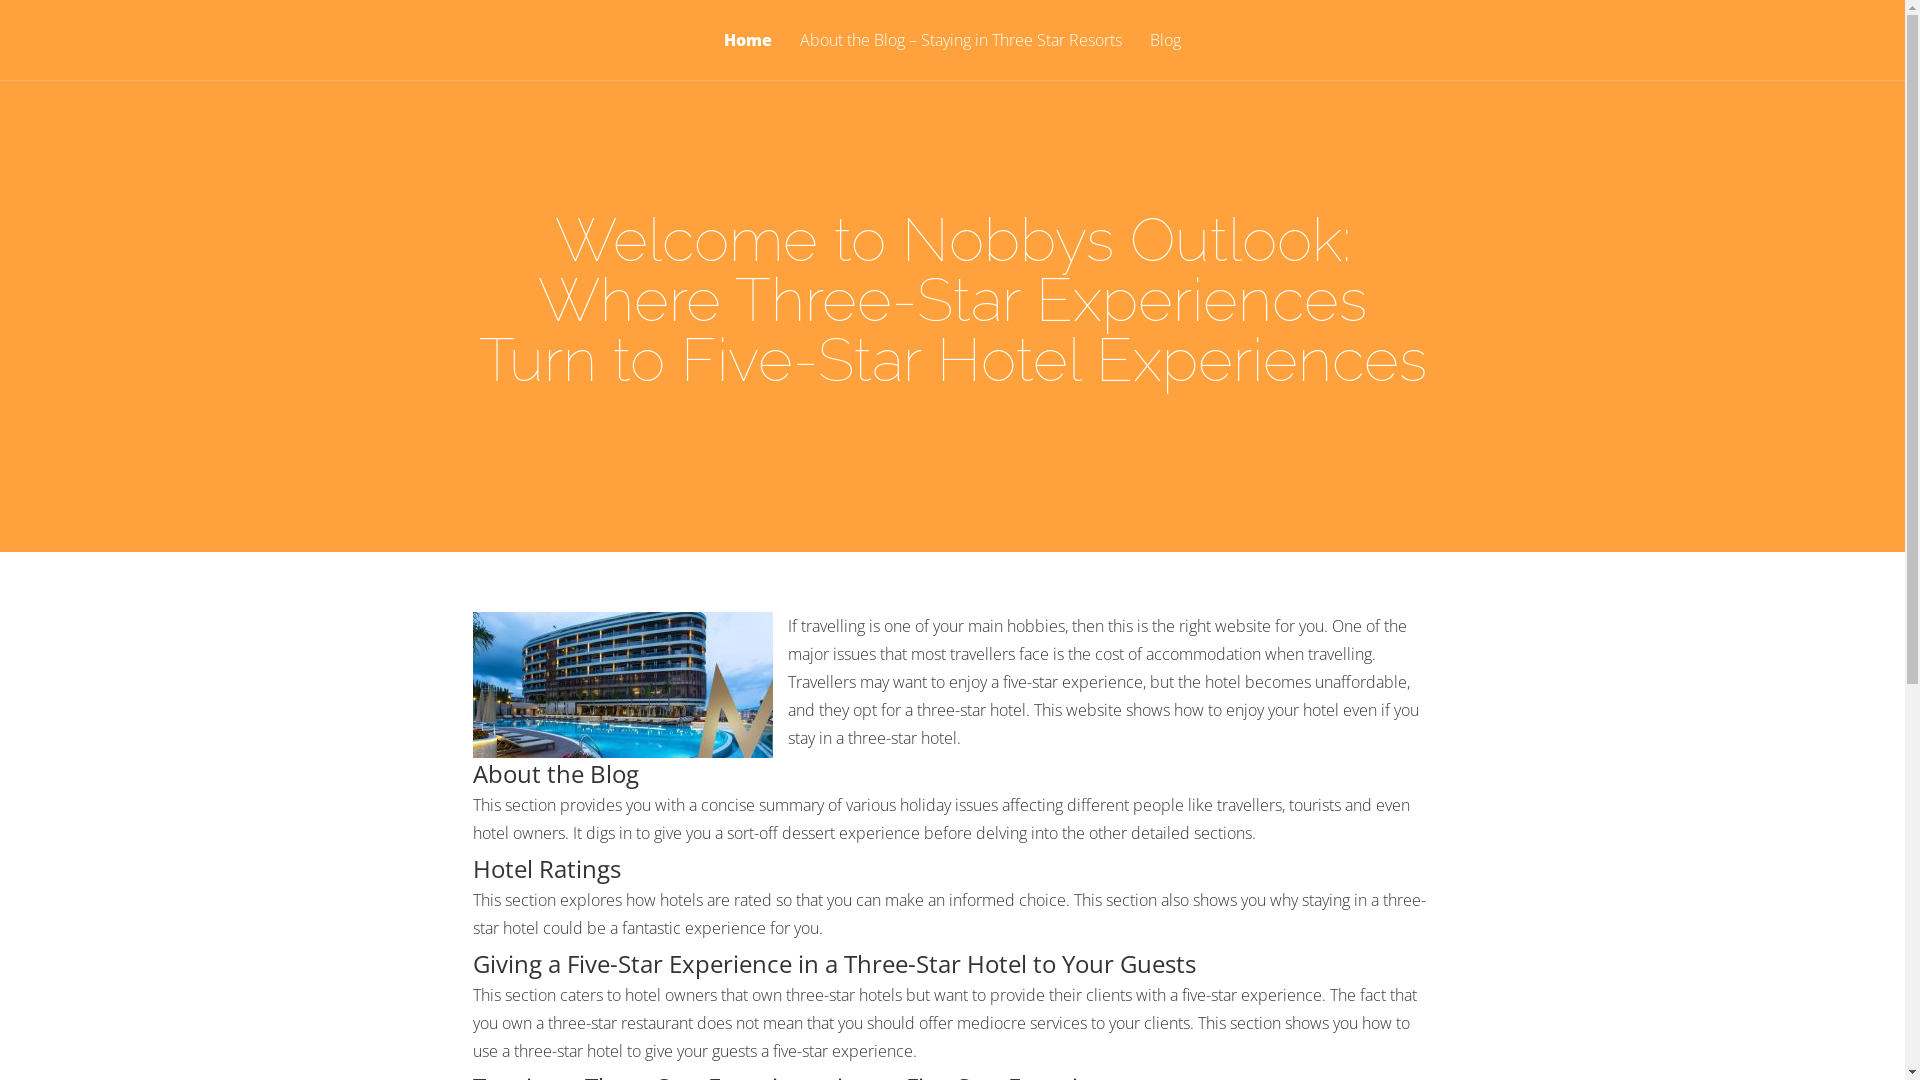 The width and height of the screenshot is (1920, 1080). Describe the element at coordinates (1165, 55) in the screenshot. I see `'Blog'` at that location.